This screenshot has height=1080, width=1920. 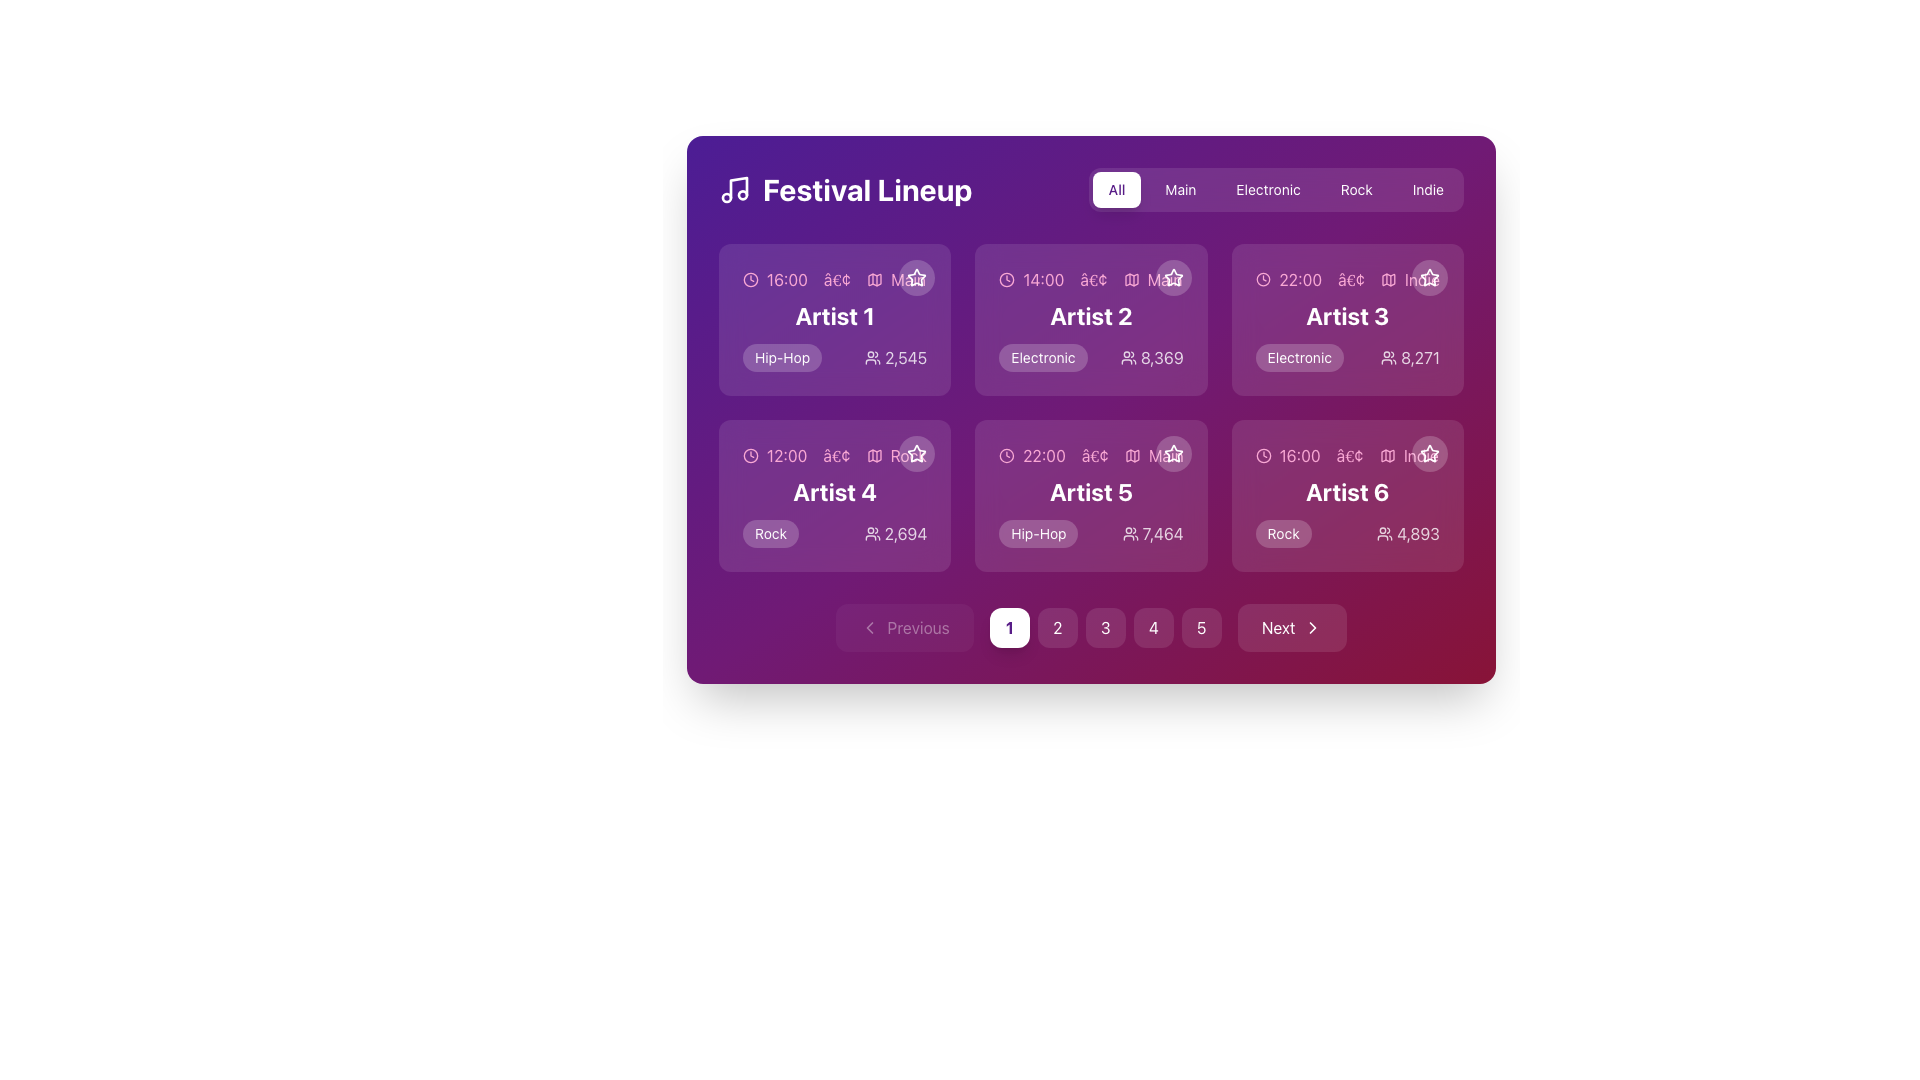 What do you see at coordinates (835, 319) in the screenshot?
I see `the Card element displaying performance information located at the top-left corner of the grid, which includes artist name, genre tag, and listener indicator for further interactions` at bounding box center [835, 319].